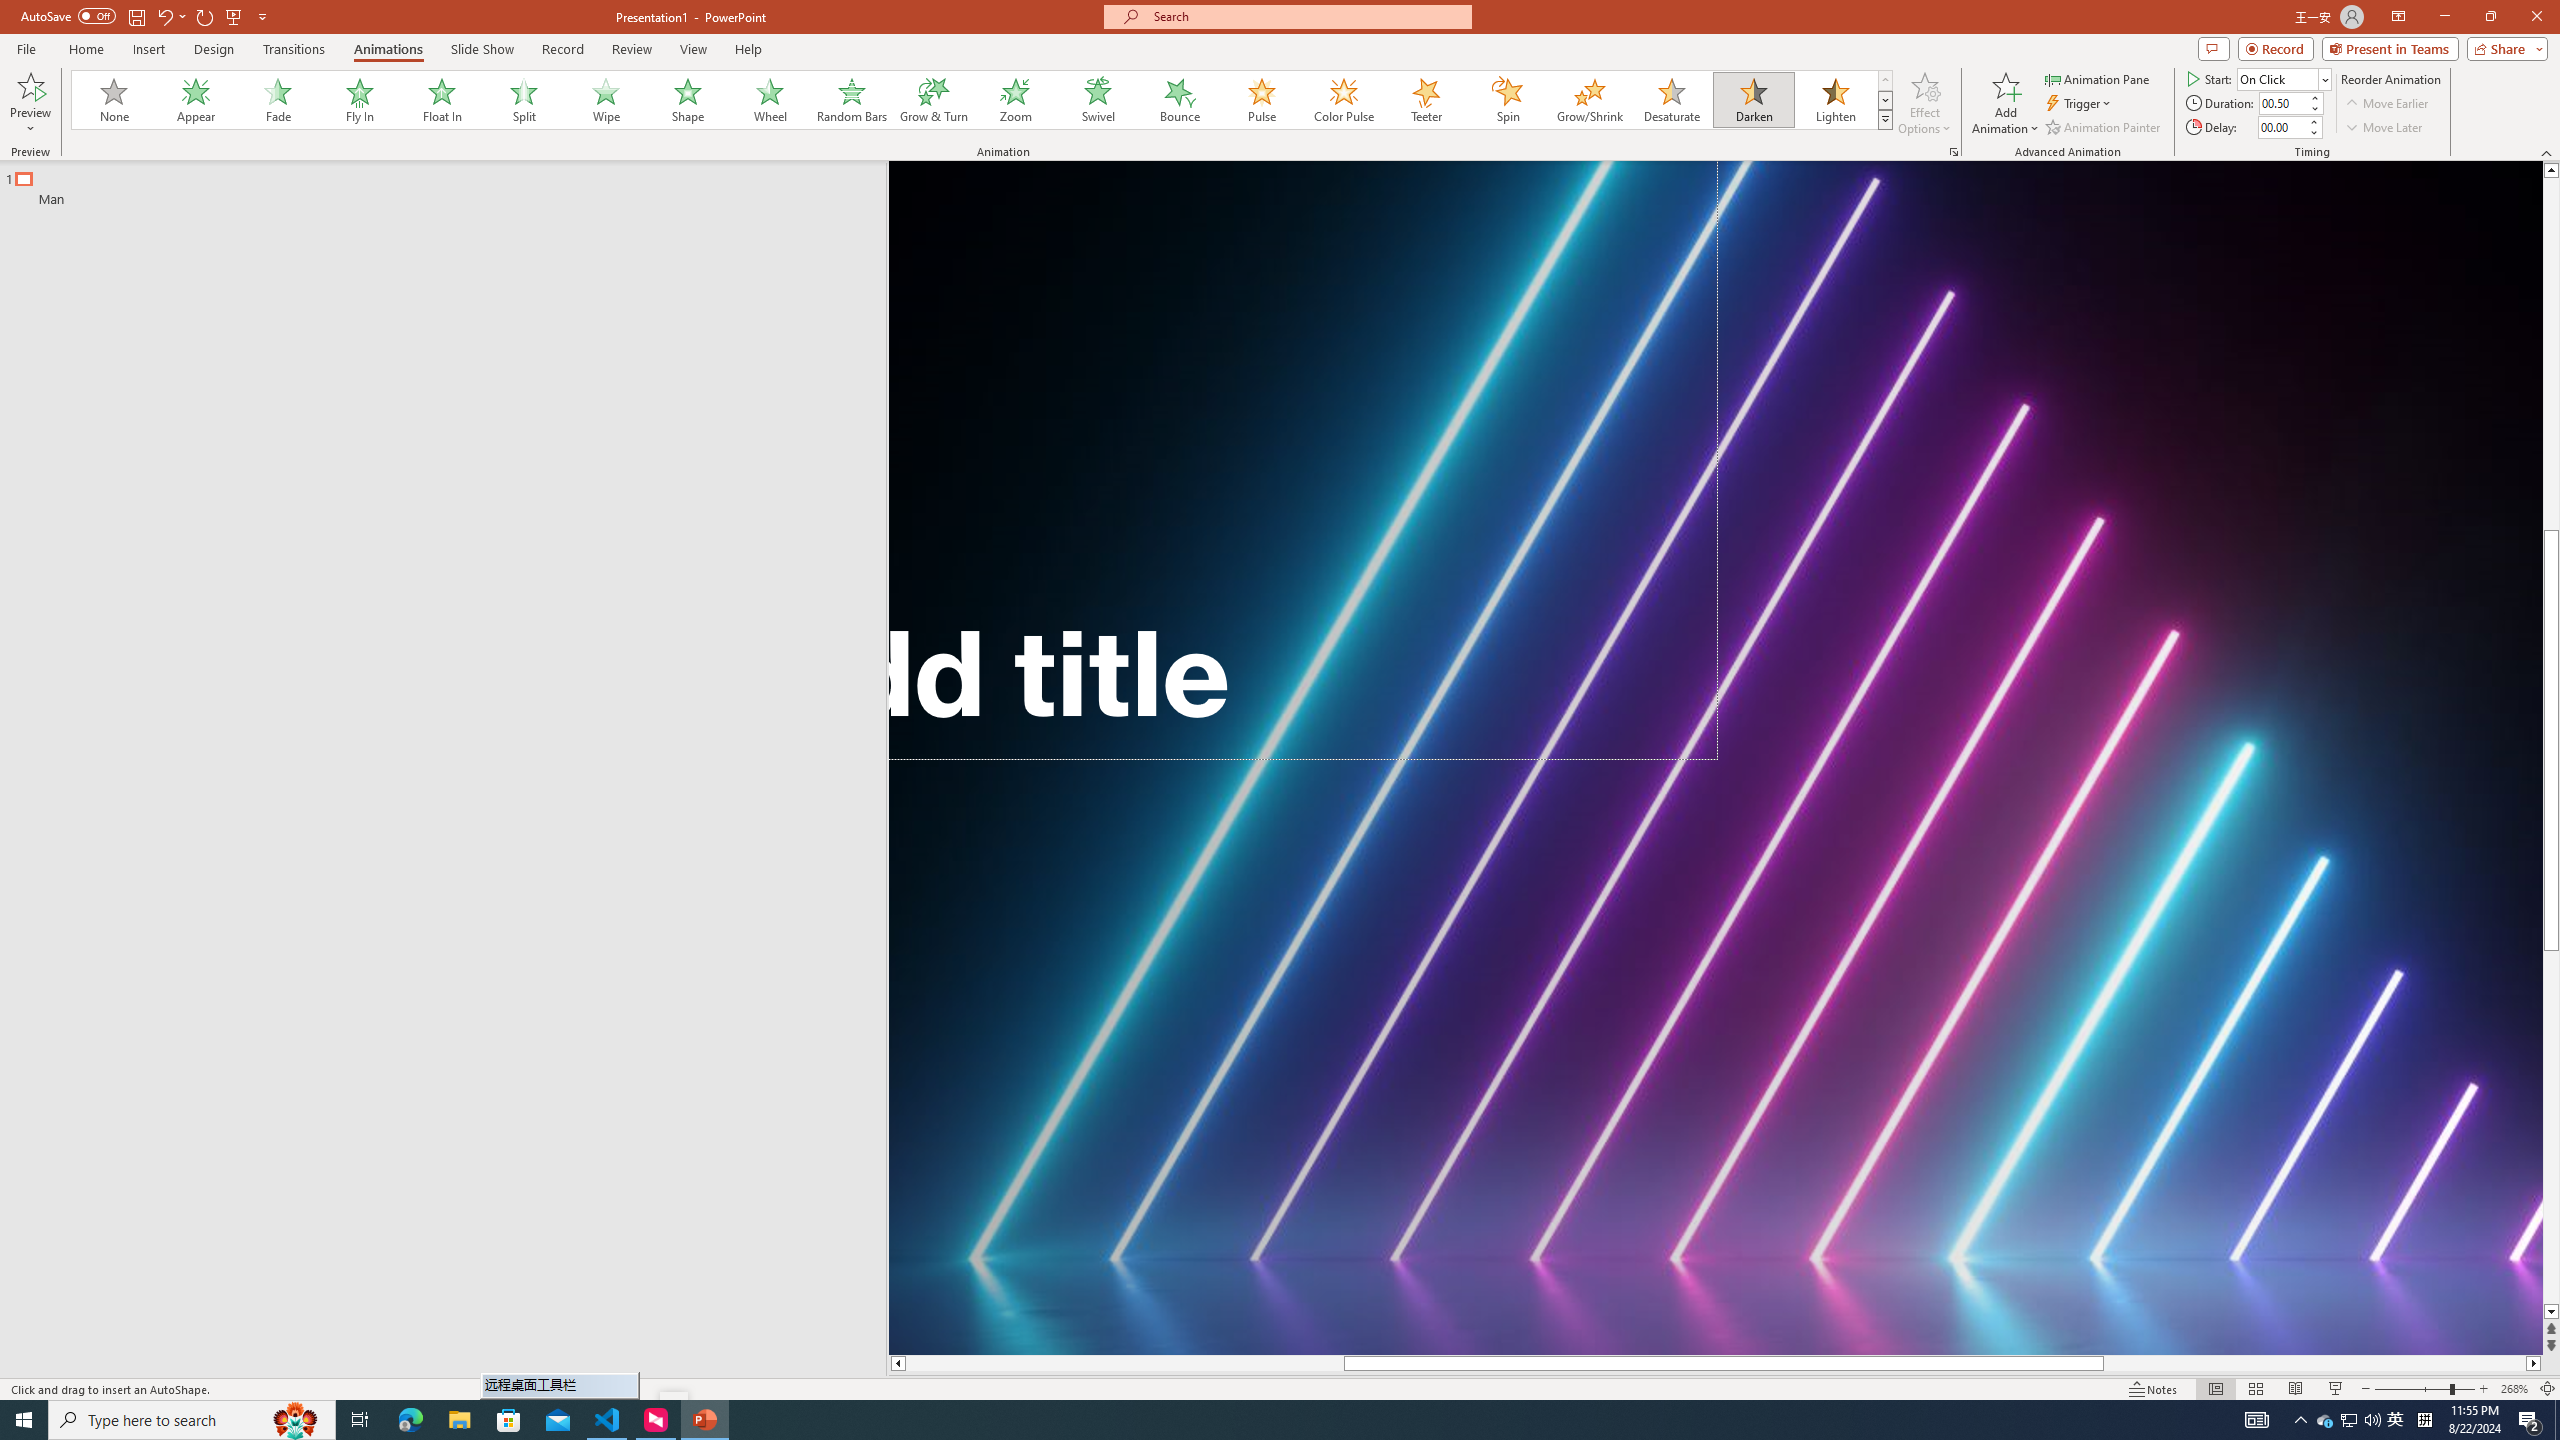 Image resolution: width=2560 pixels, height=1440 pixels. I want to click on 'Bounce', so click(1179, 99).